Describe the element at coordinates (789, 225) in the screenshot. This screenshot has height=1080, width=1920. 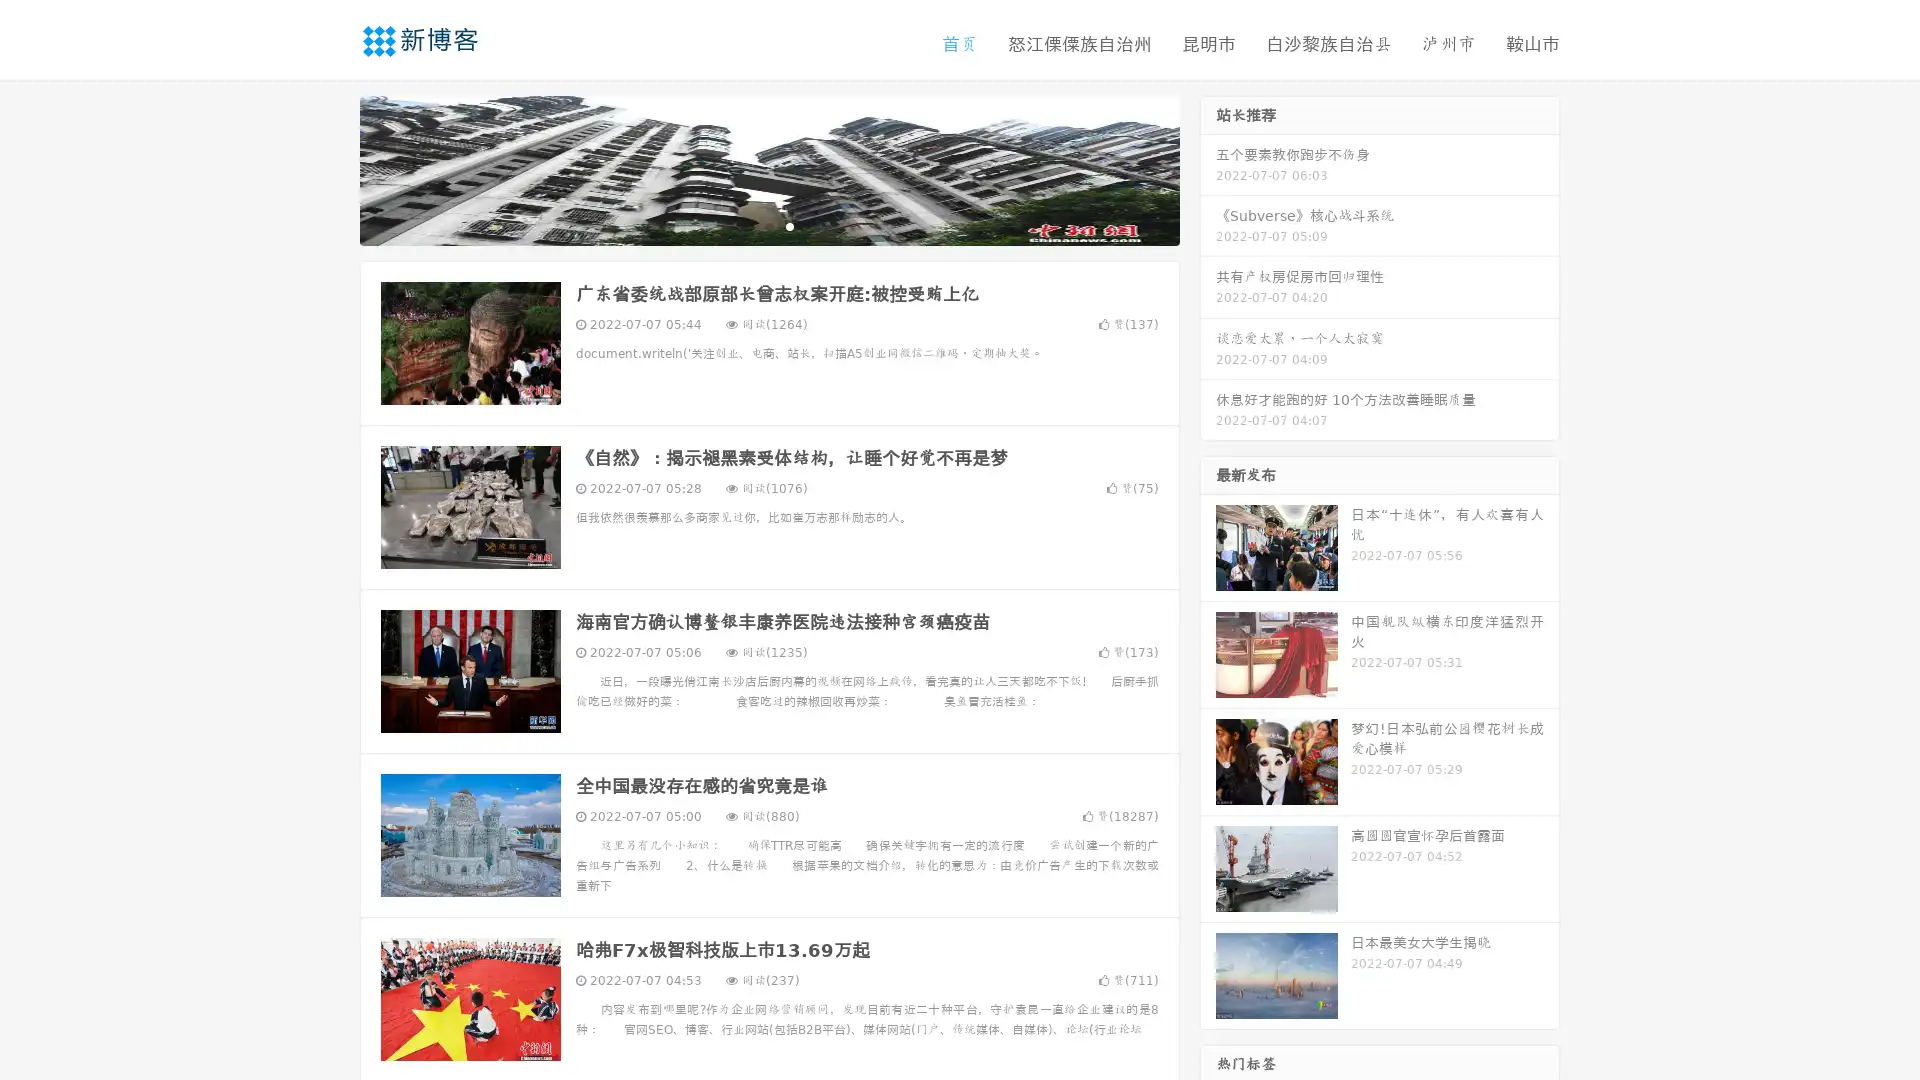
I see `Go to slide 3` at that location.